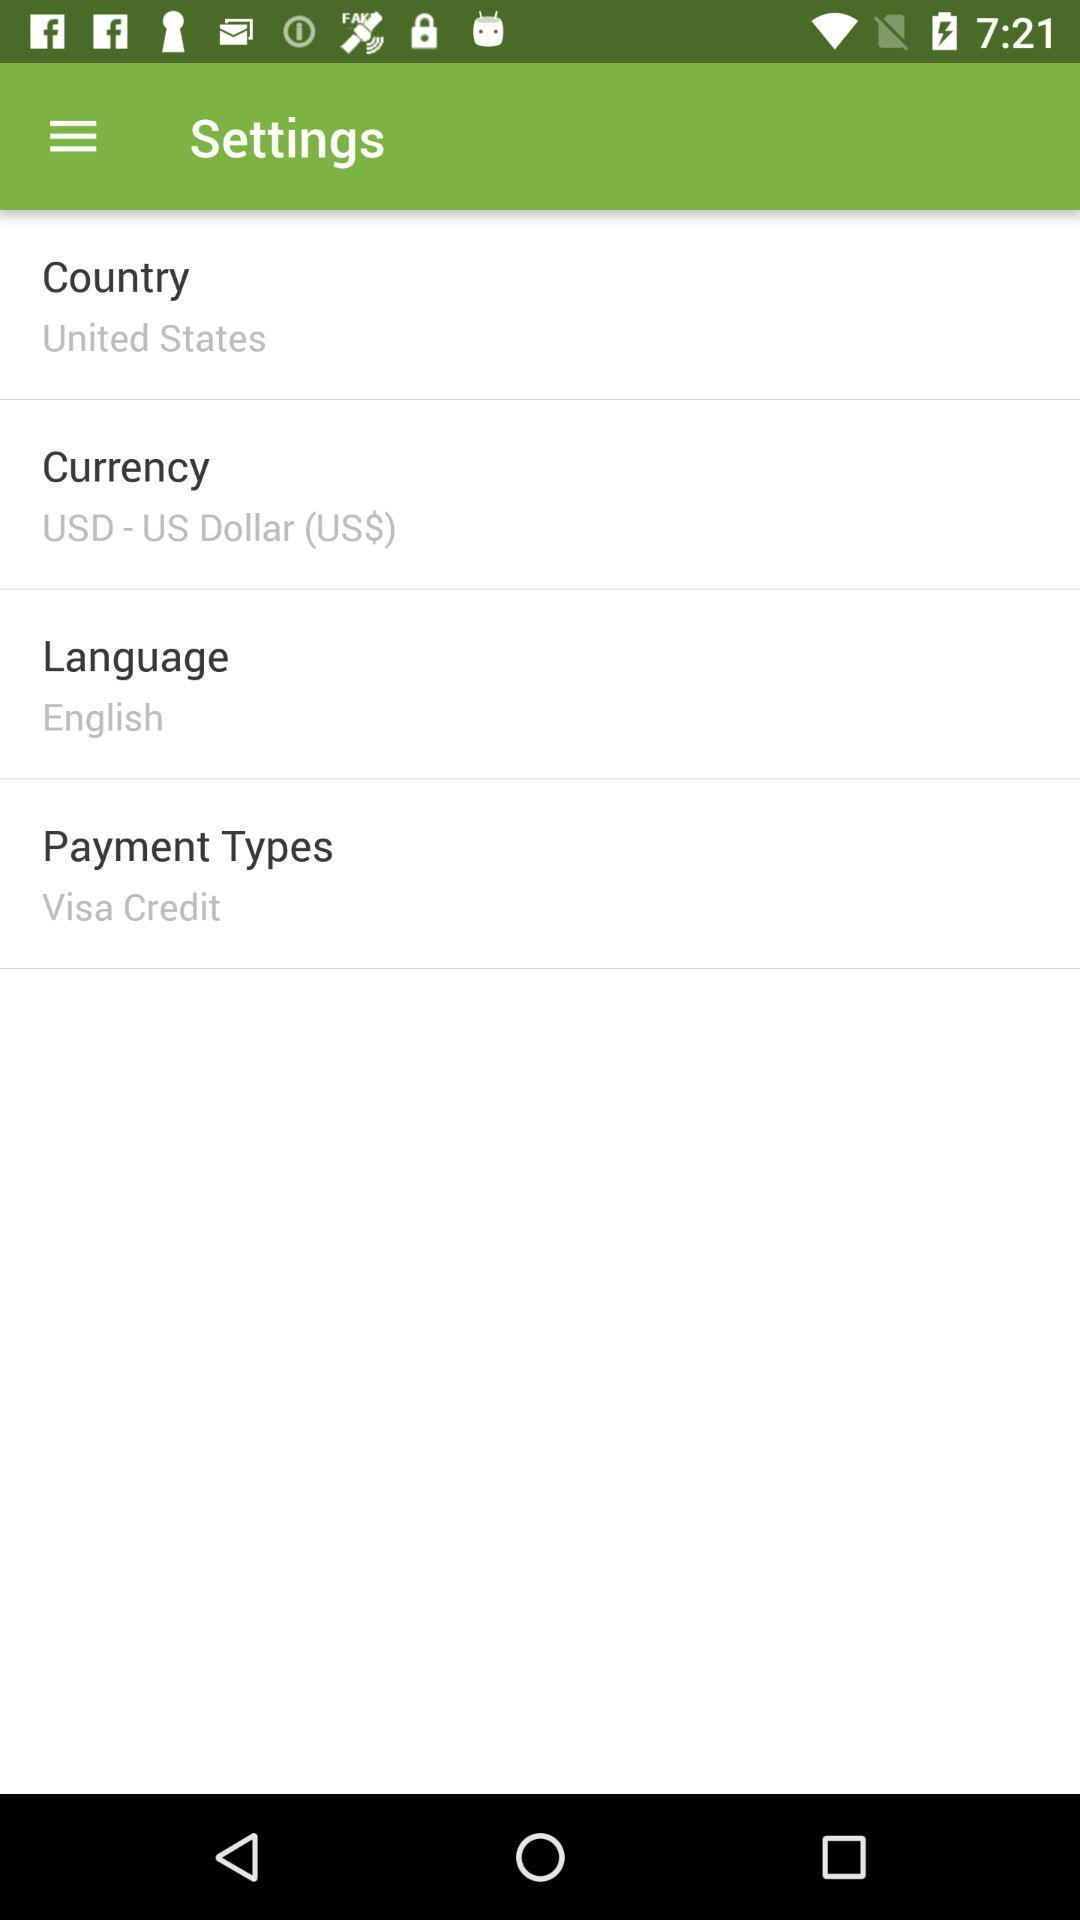 The height and width of the screenshot is (1920, 1080). Describe the element at coordinates (72, 135) in the screenshot. I see `the item to the left of settings` at that location.